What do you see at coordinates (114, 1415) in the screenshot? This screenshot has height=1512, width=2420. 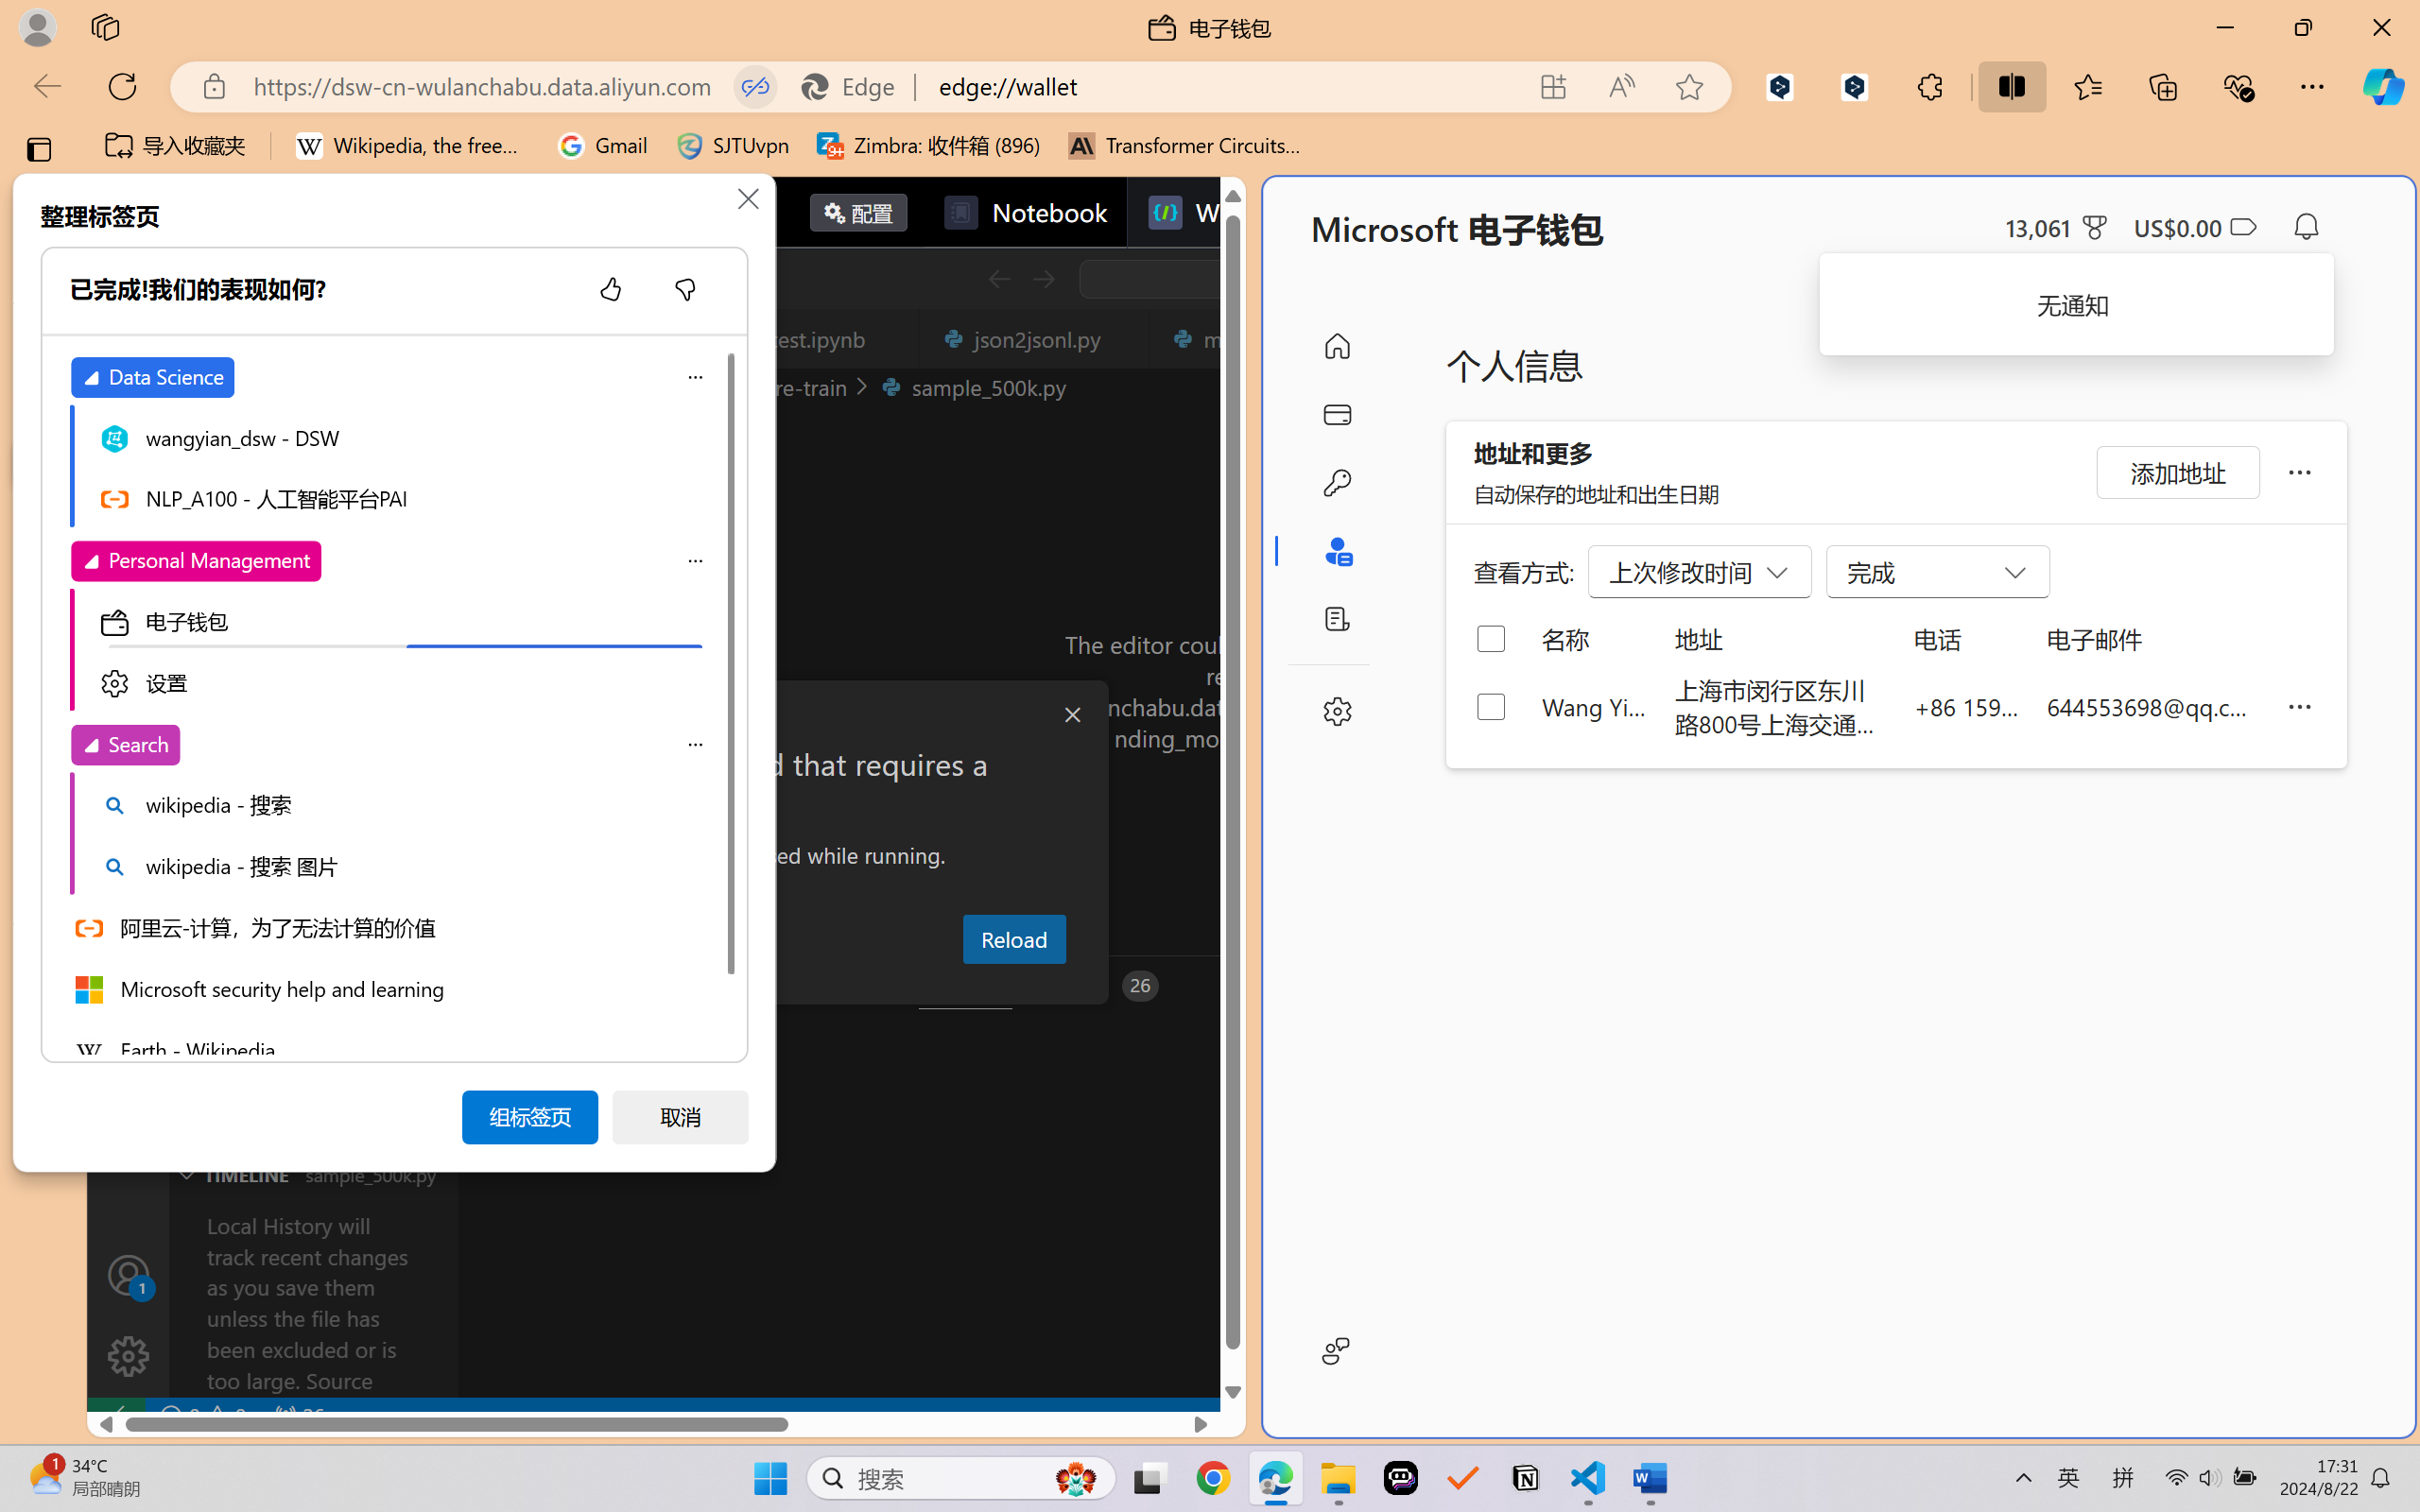 I see `'remote'` at bounding box center [114, 1415].